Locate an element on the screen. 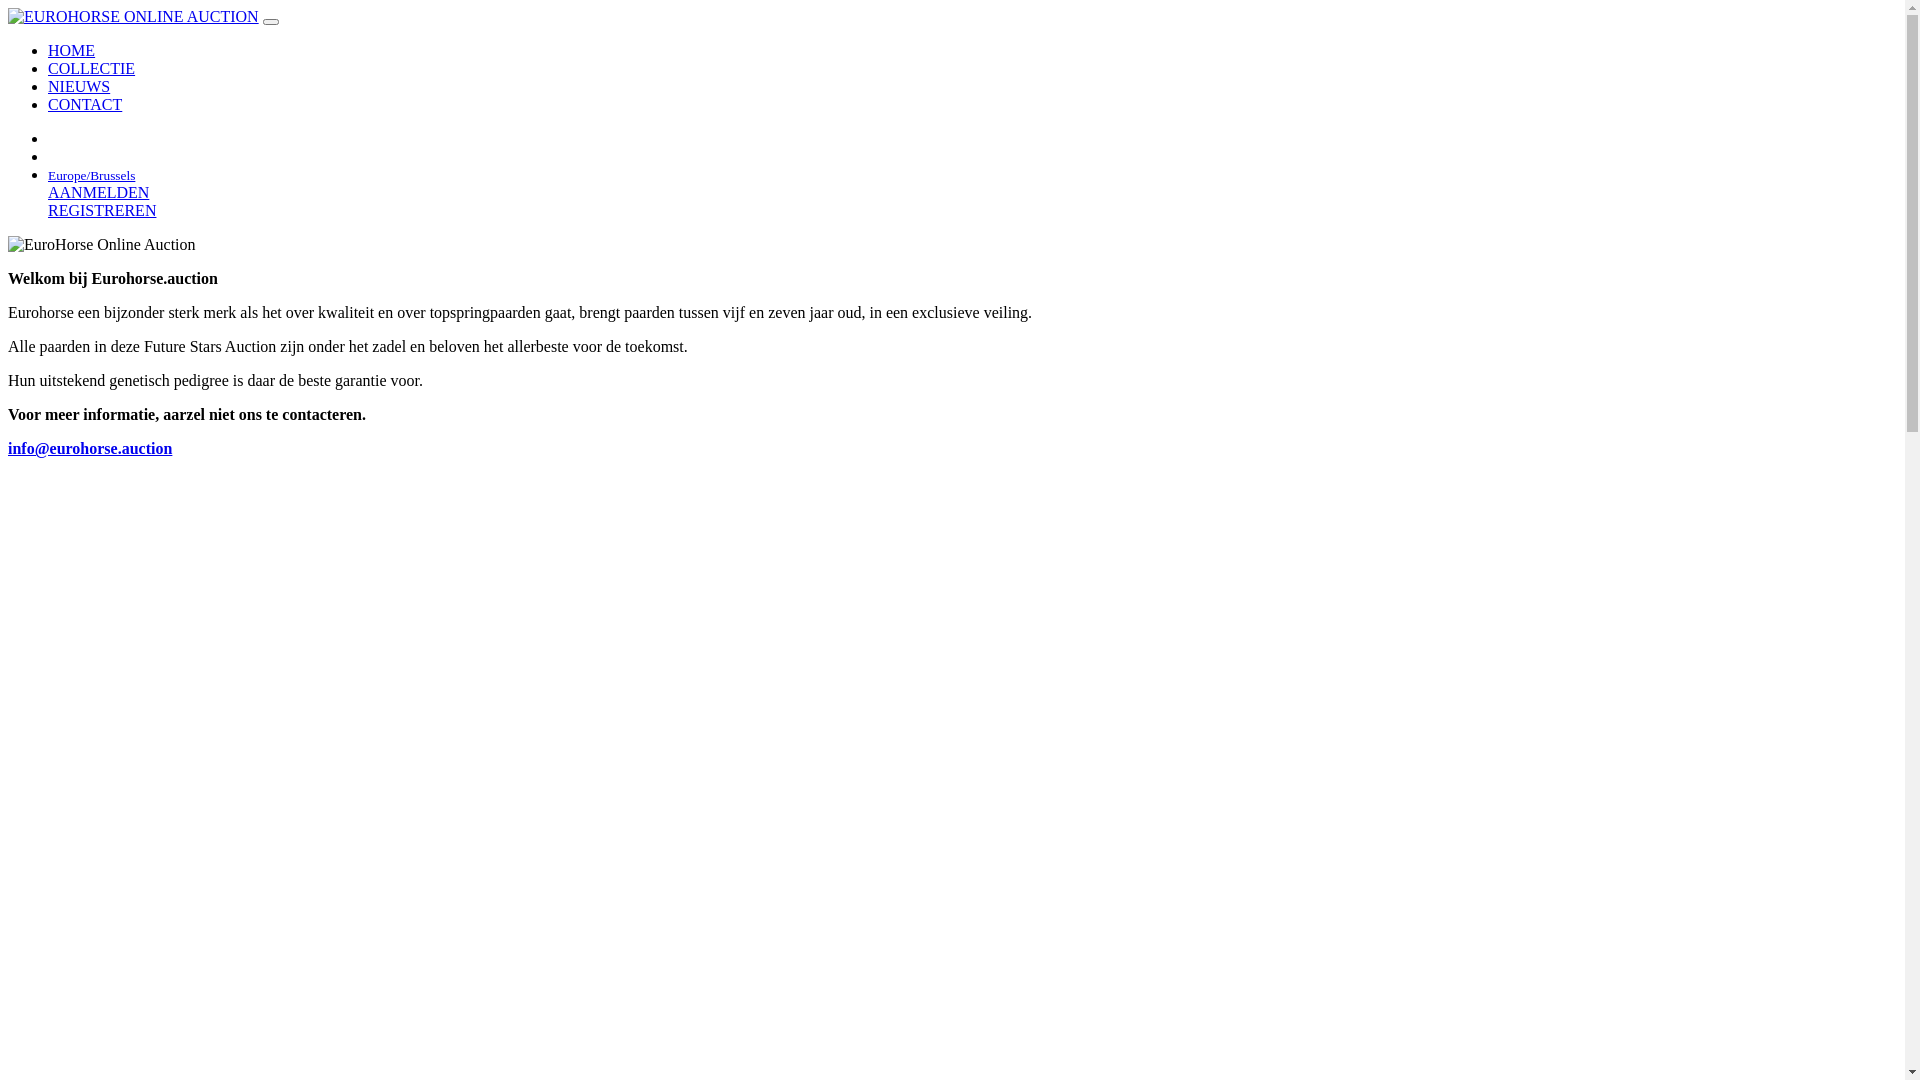  'COLLECTIE' is located at coordinates (90, 67).